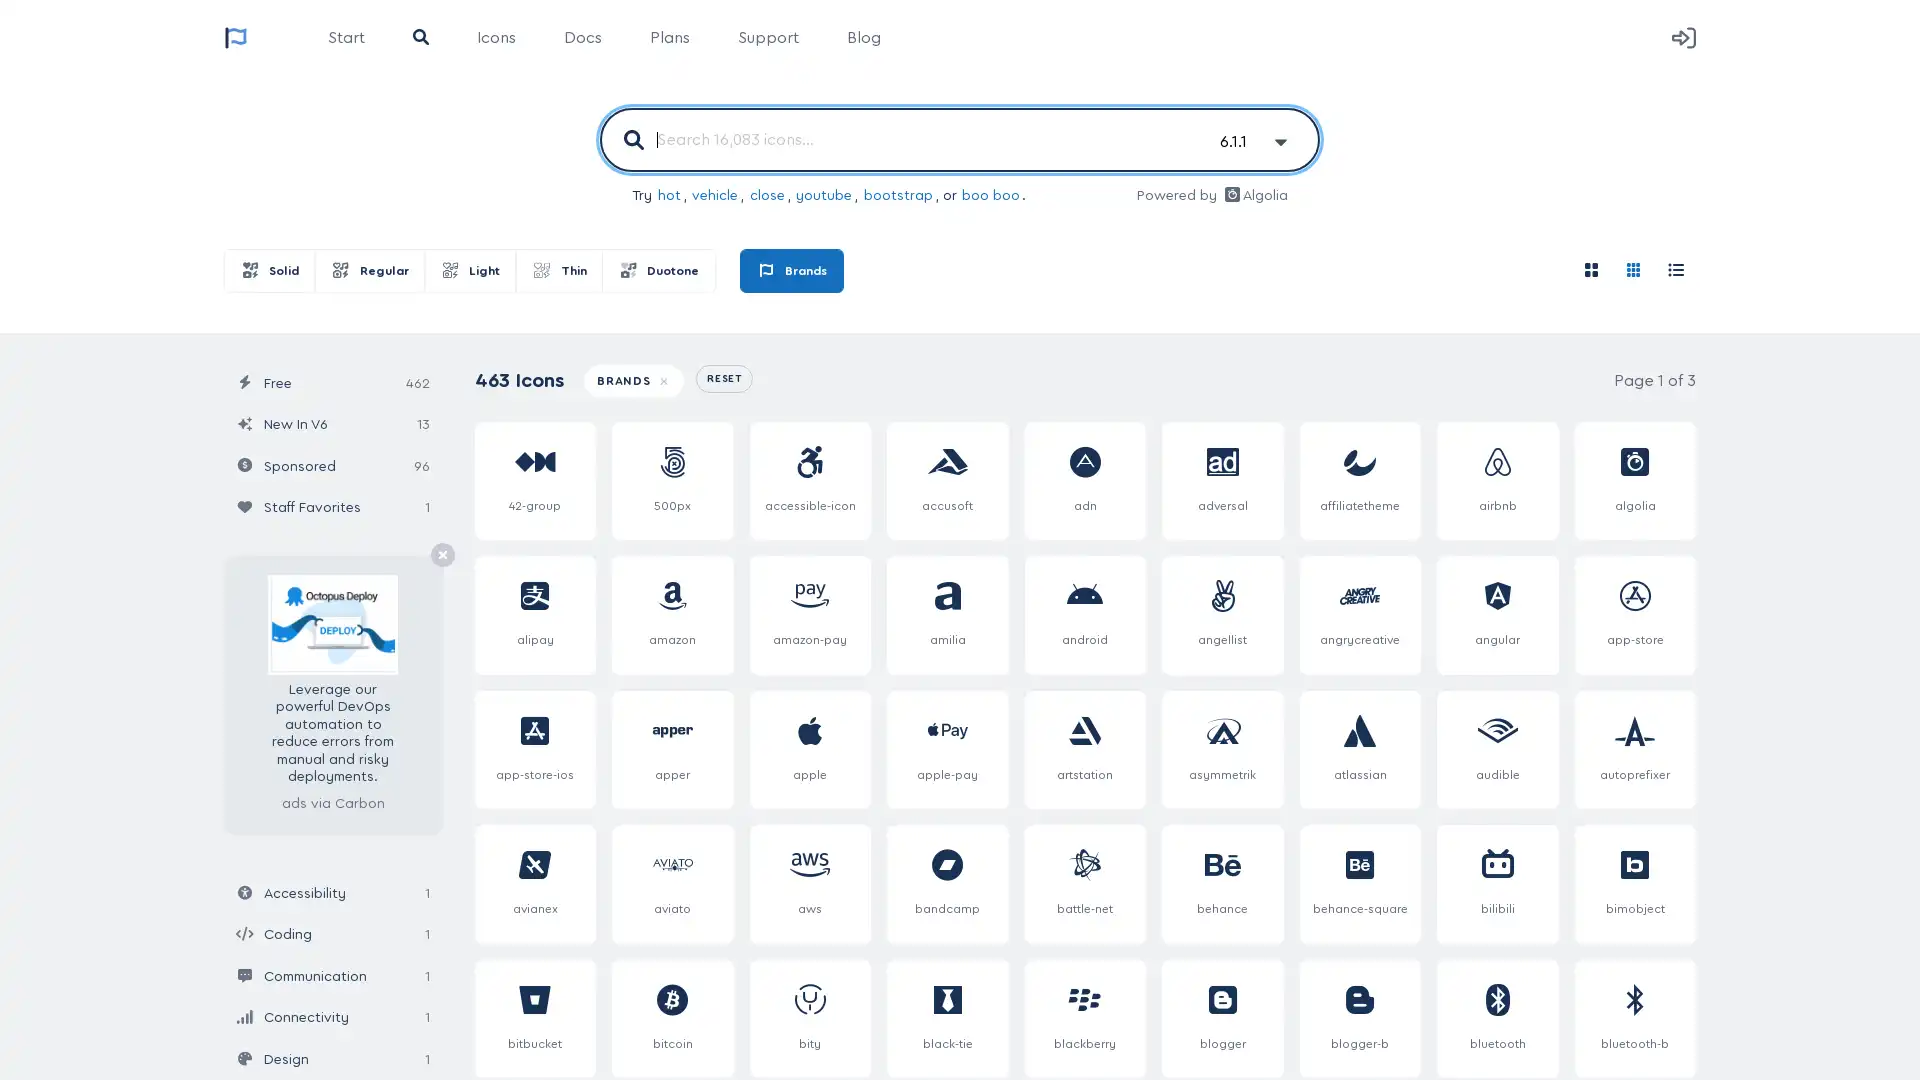 This screenshot has width=1920, height=1080. Describe the element at coordinates (810, 627) in the screenshot. I see `amazon-pay` at that location.